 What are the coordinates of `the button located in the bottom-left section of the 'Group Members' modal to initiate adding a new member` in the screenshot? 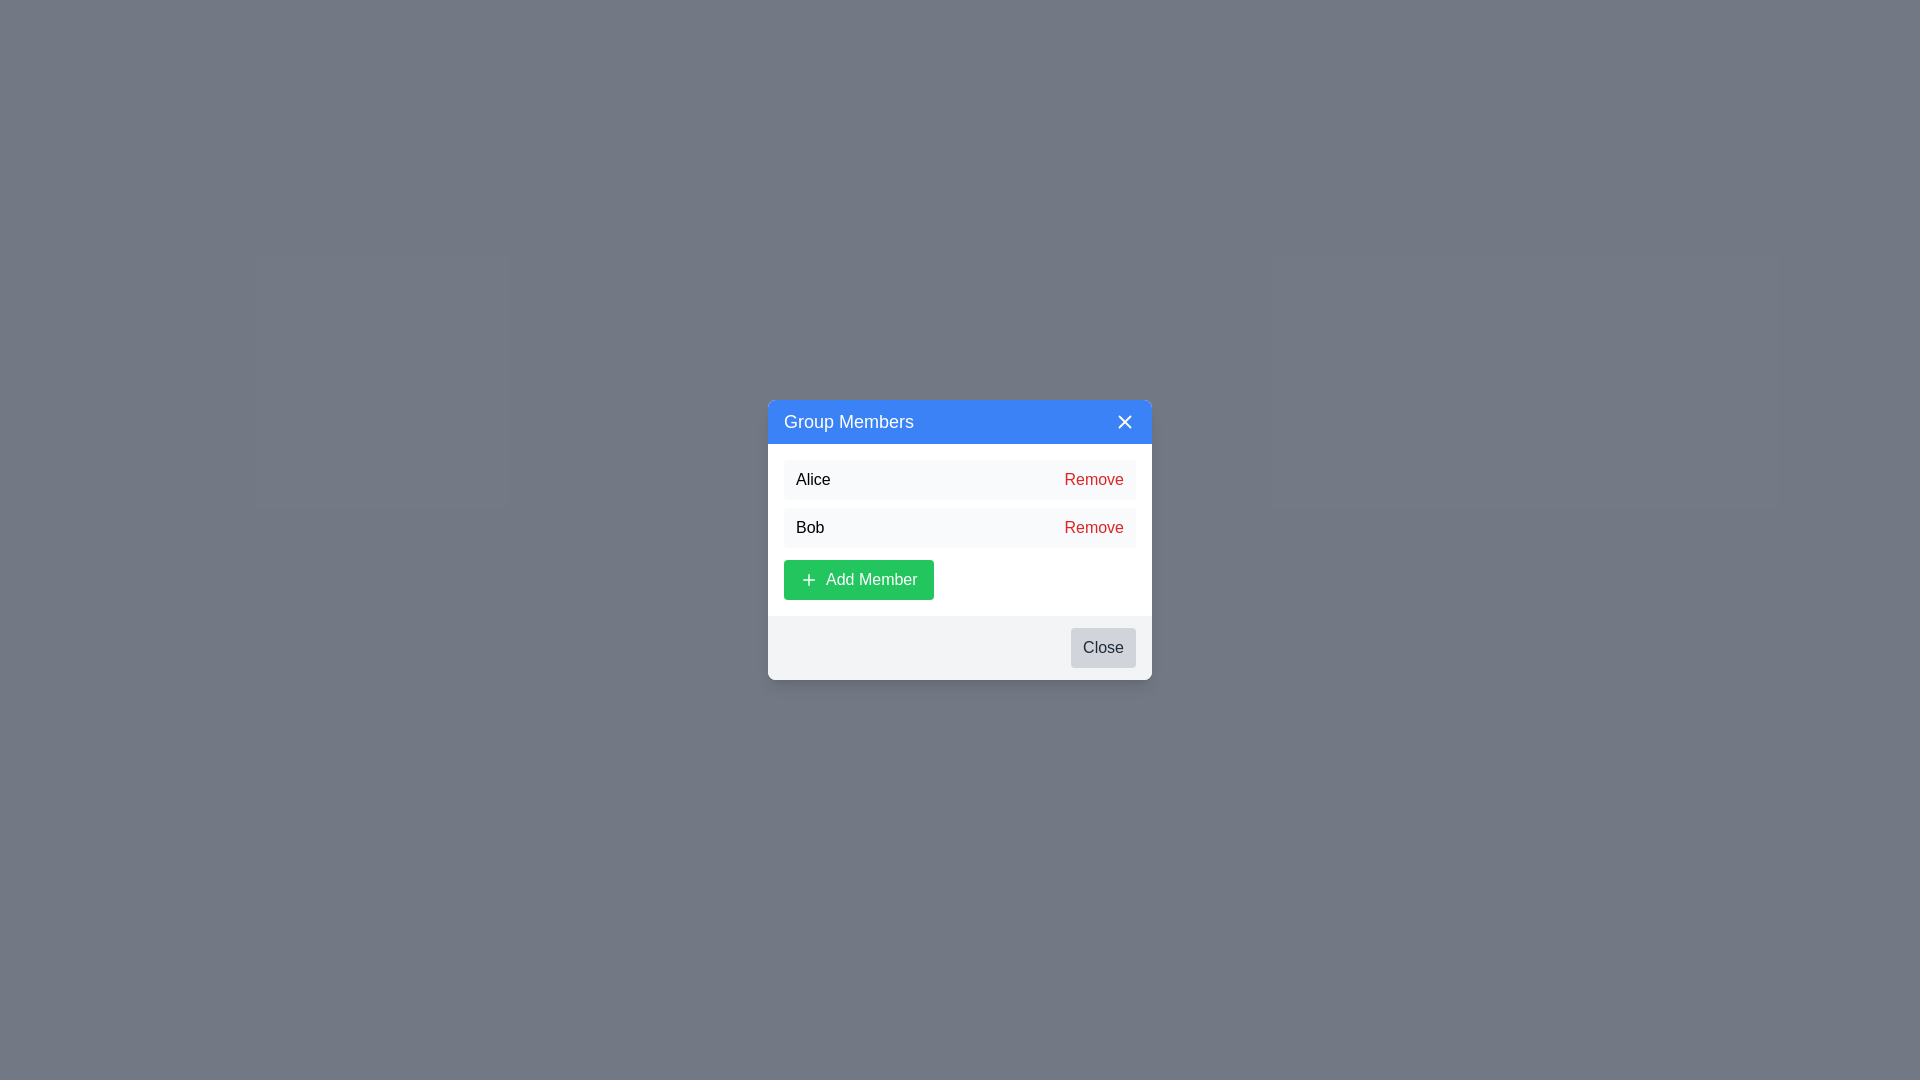 It's located at (858, 579).